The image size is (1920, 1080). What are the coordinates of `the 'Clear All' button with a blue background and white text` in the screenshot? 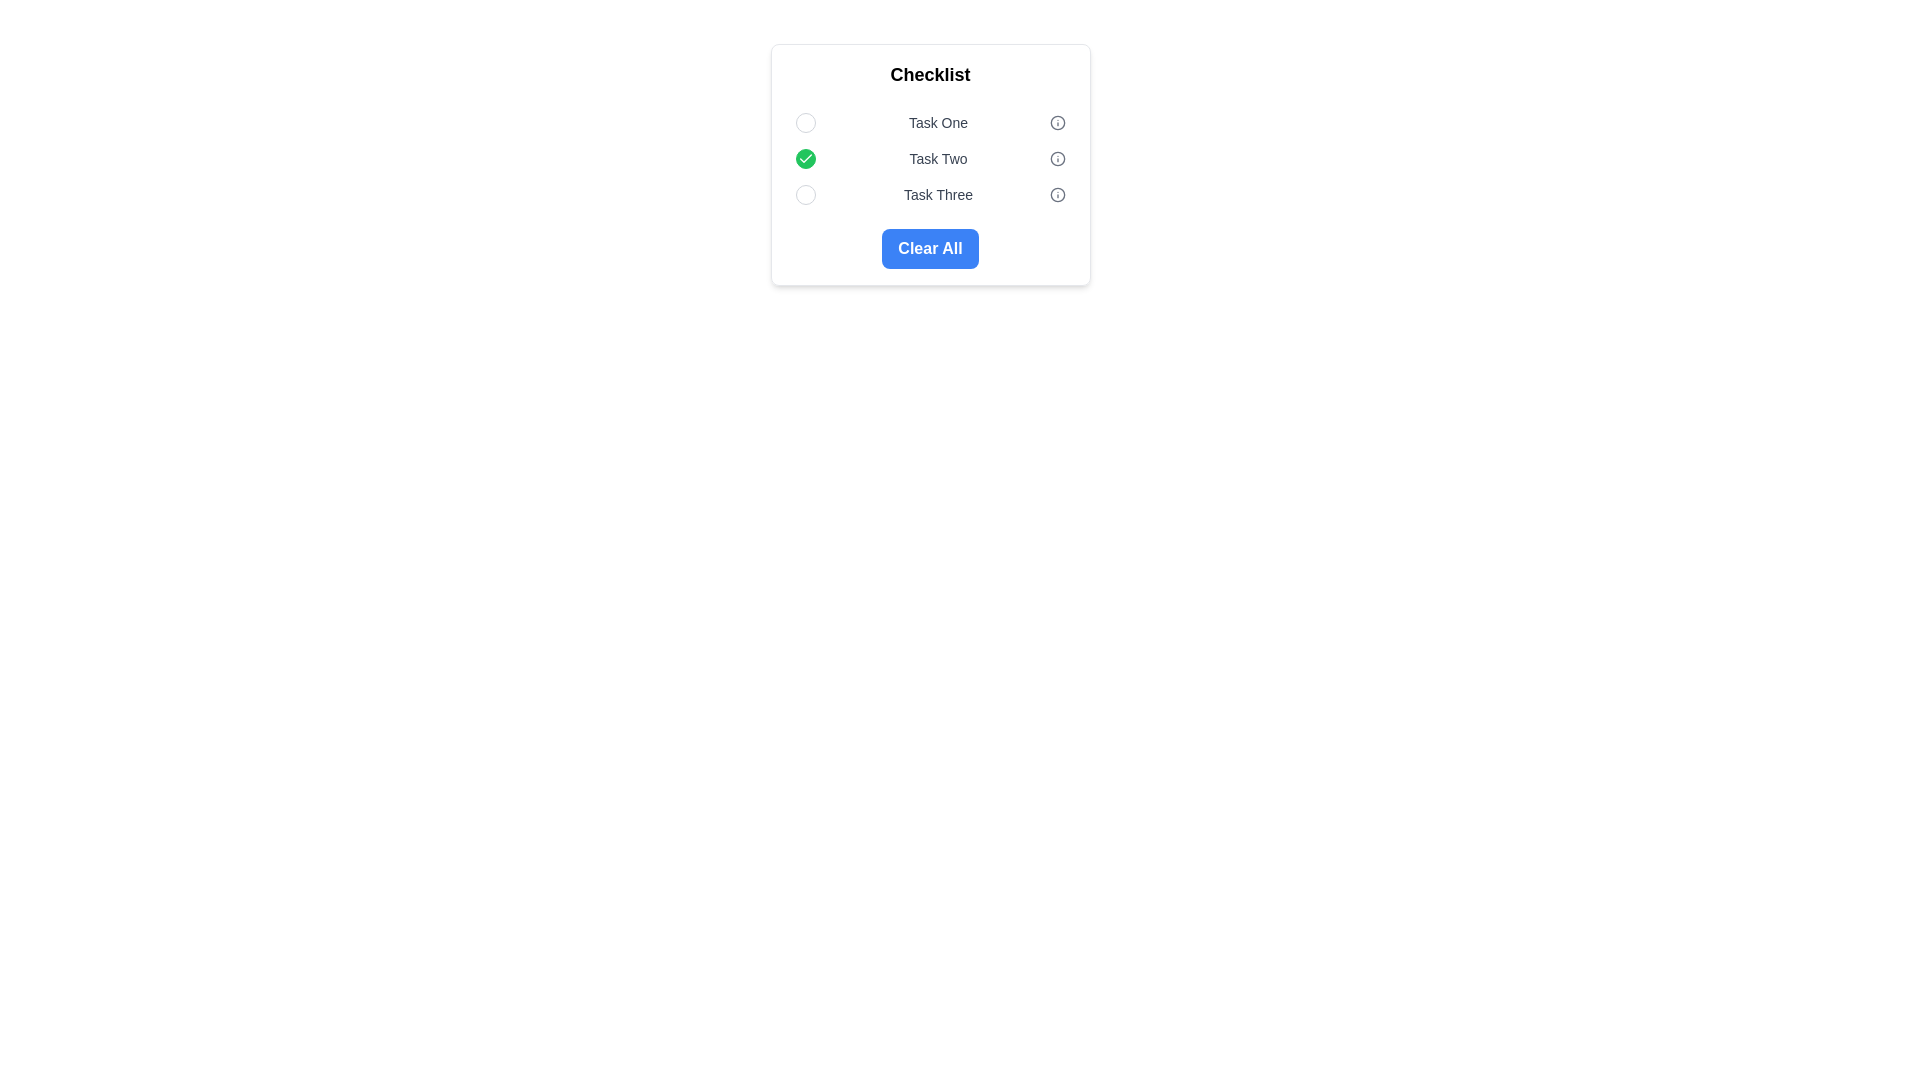 It's located at (929, 248).